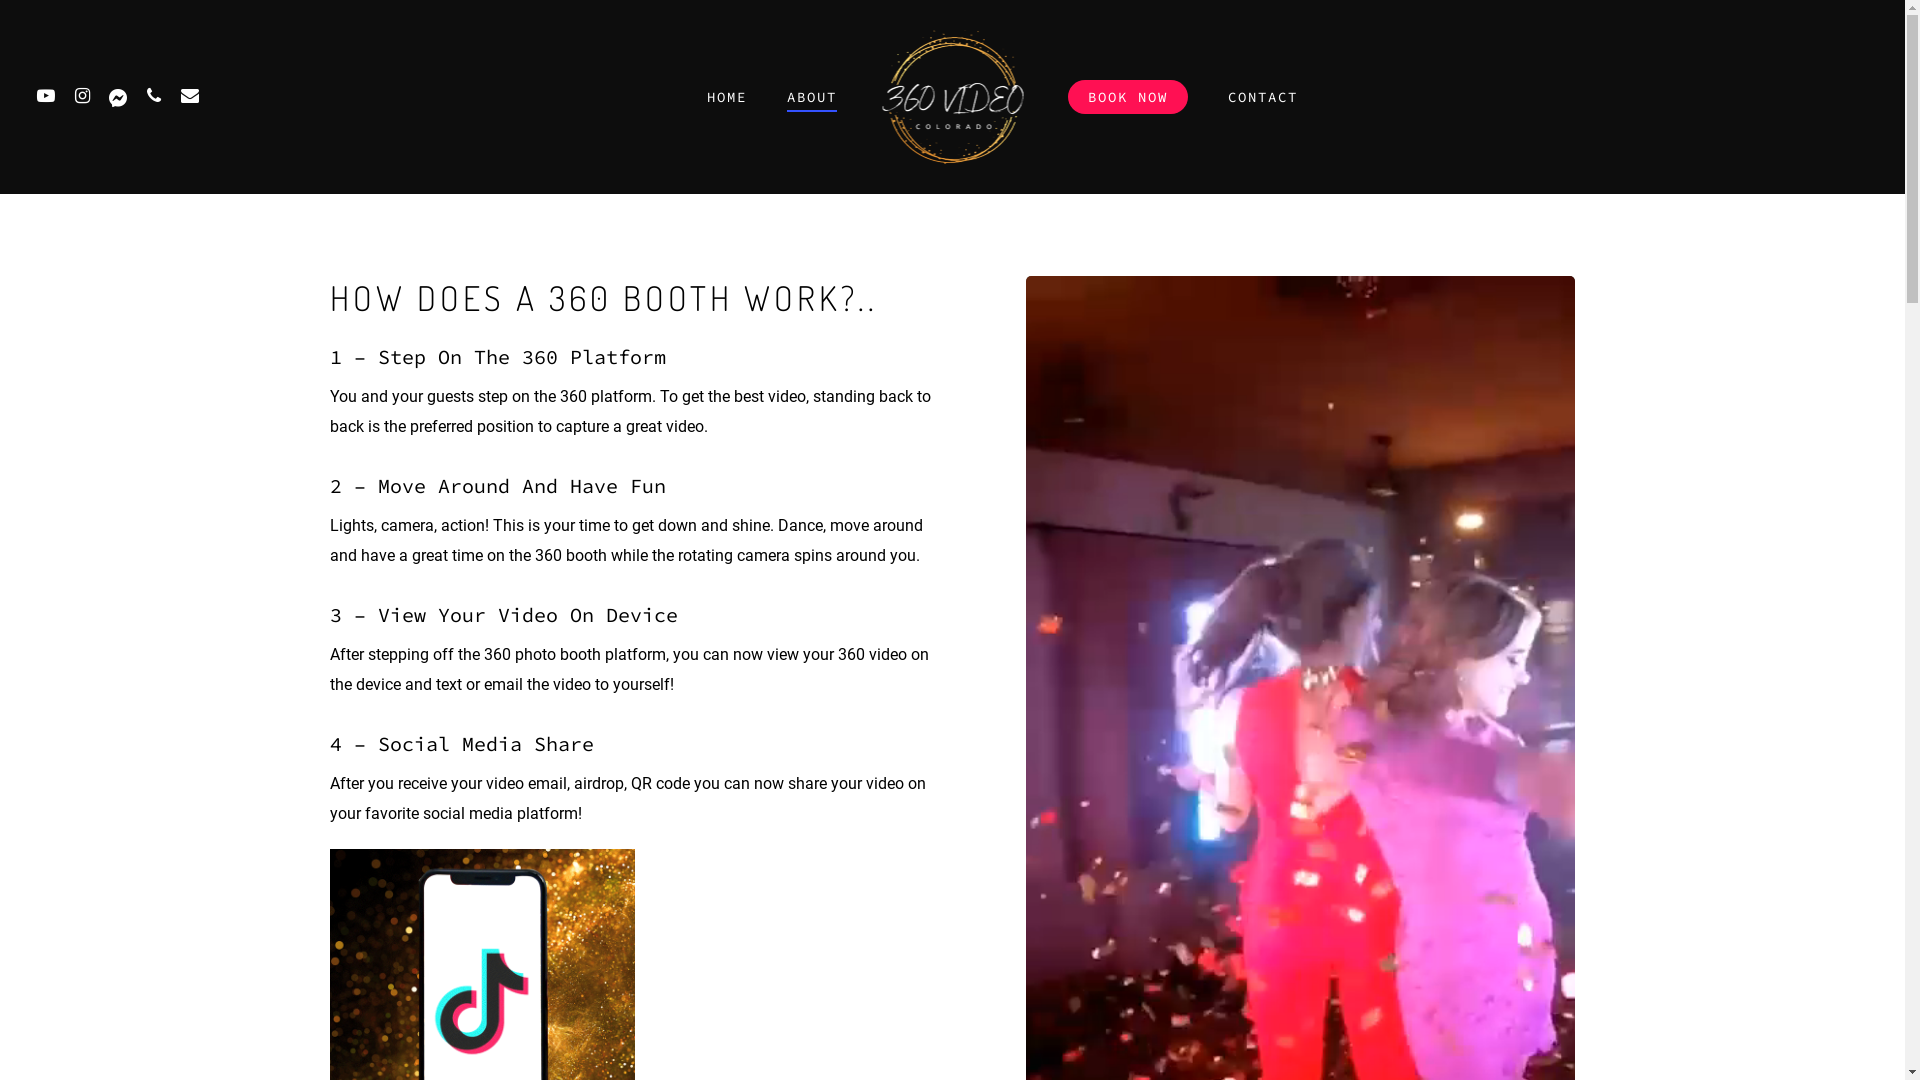  I want to click on 'PHONE', so click(152, 96).